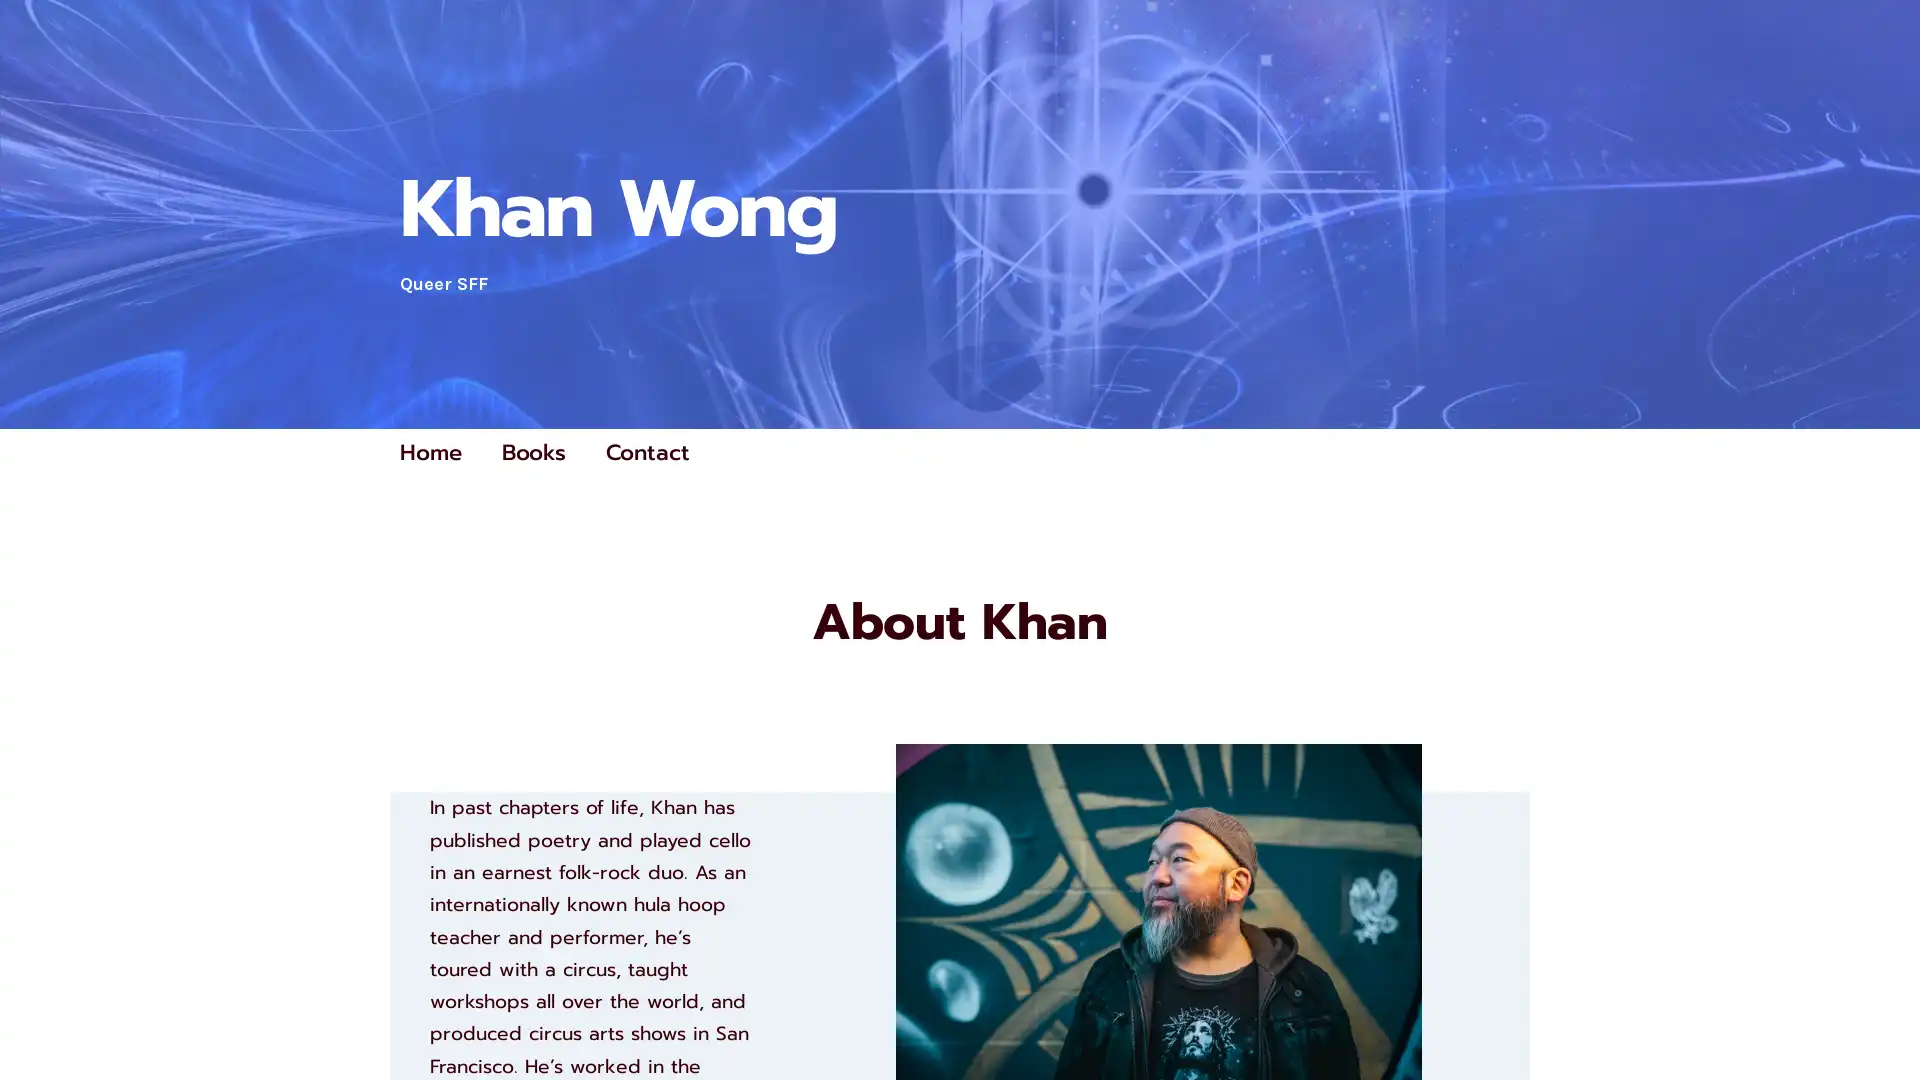  I want to click on Scroll to top, so click(1881, 1012).